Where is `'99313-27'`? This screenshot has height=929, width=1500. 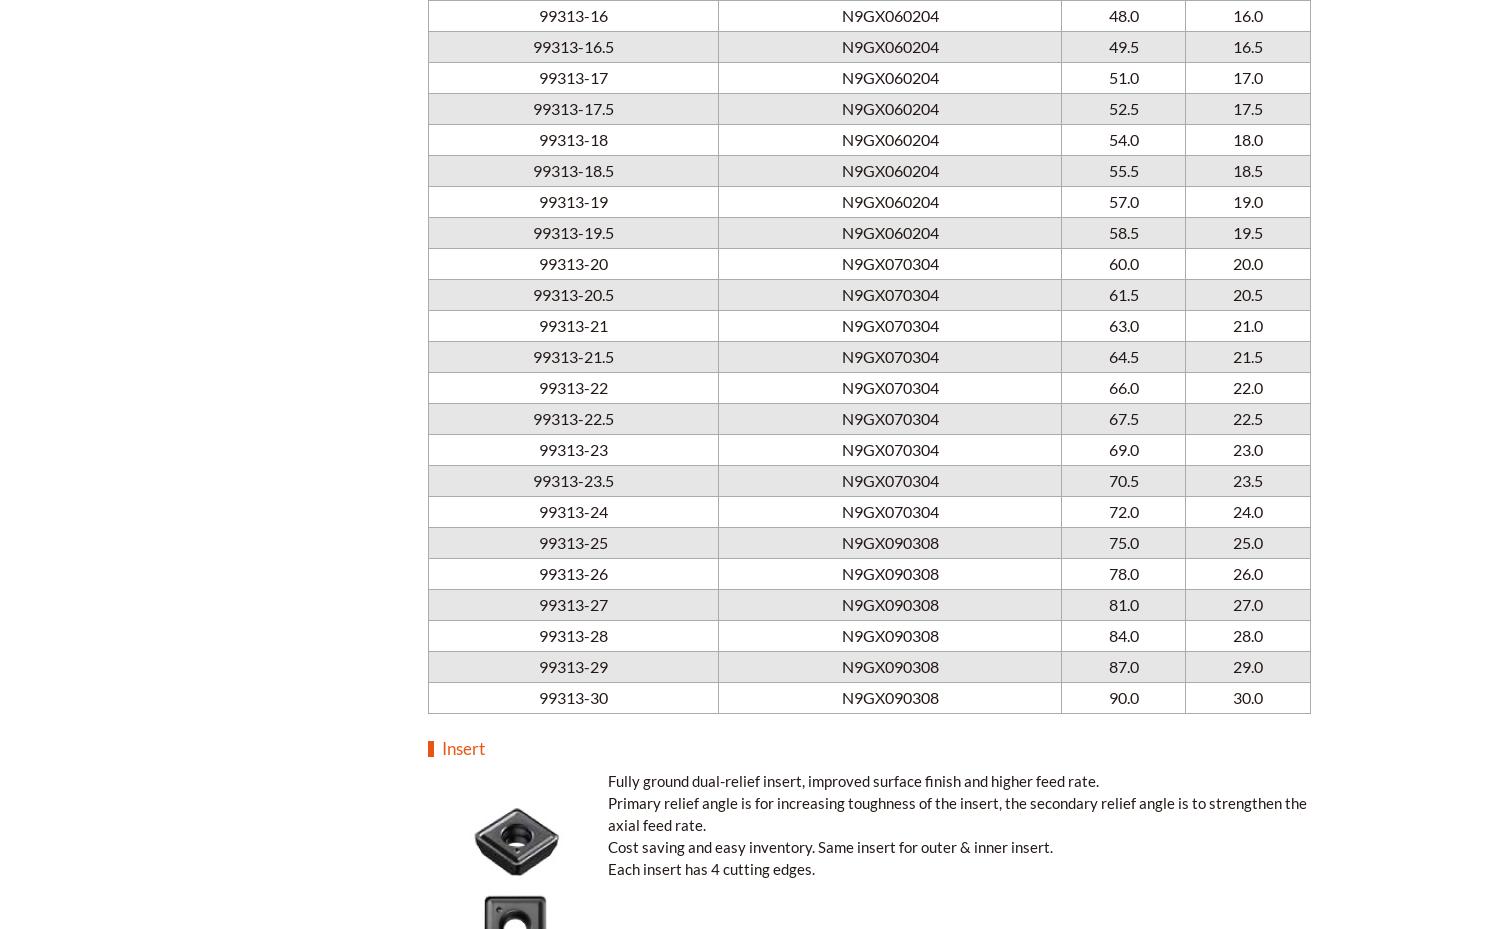
'99313-27' is located at coordinates (572, 602).